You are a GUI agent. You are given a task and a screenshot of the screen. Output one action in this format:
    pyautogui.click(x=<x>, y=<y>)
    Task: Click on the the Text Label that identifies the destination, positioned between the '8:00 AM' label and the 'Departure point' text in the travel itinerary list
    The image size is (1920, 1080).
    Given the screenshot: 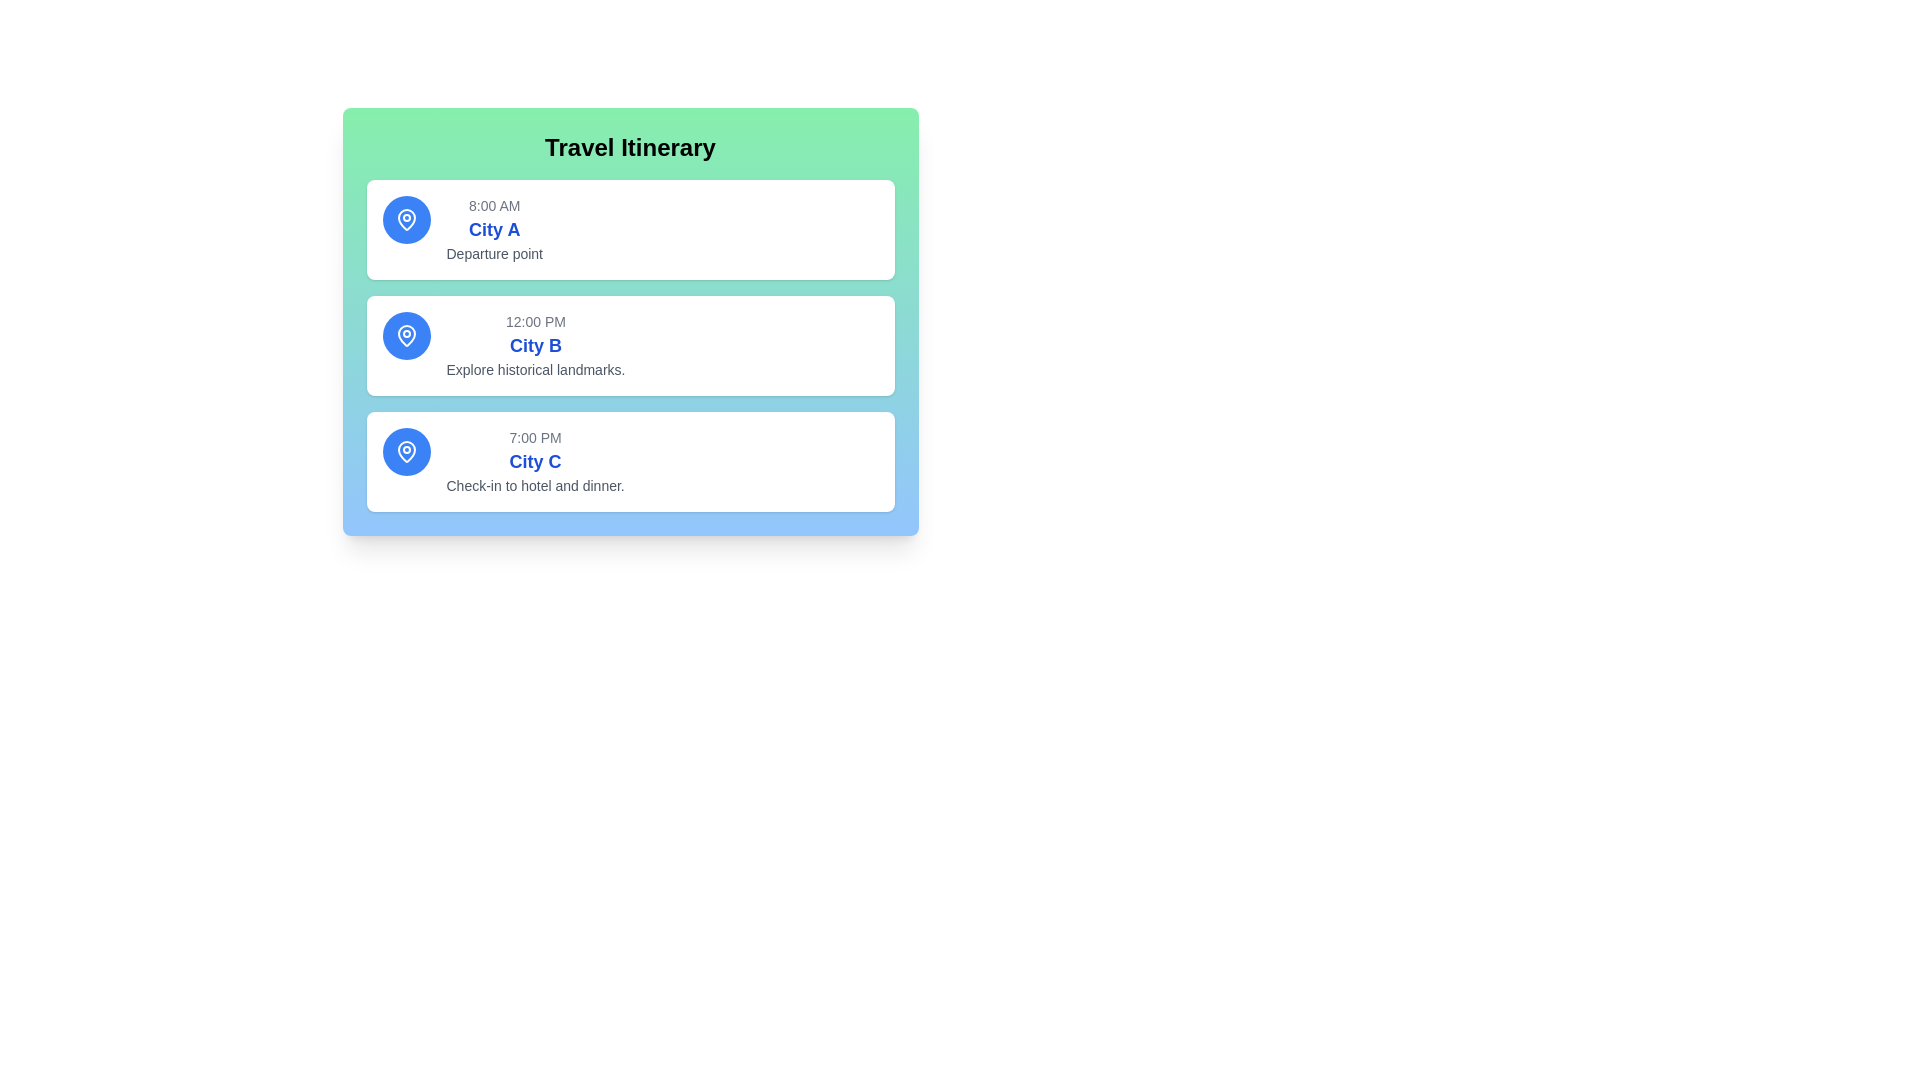 What is the action you would take?
    pyautogui.click(x=494, y=229)
    